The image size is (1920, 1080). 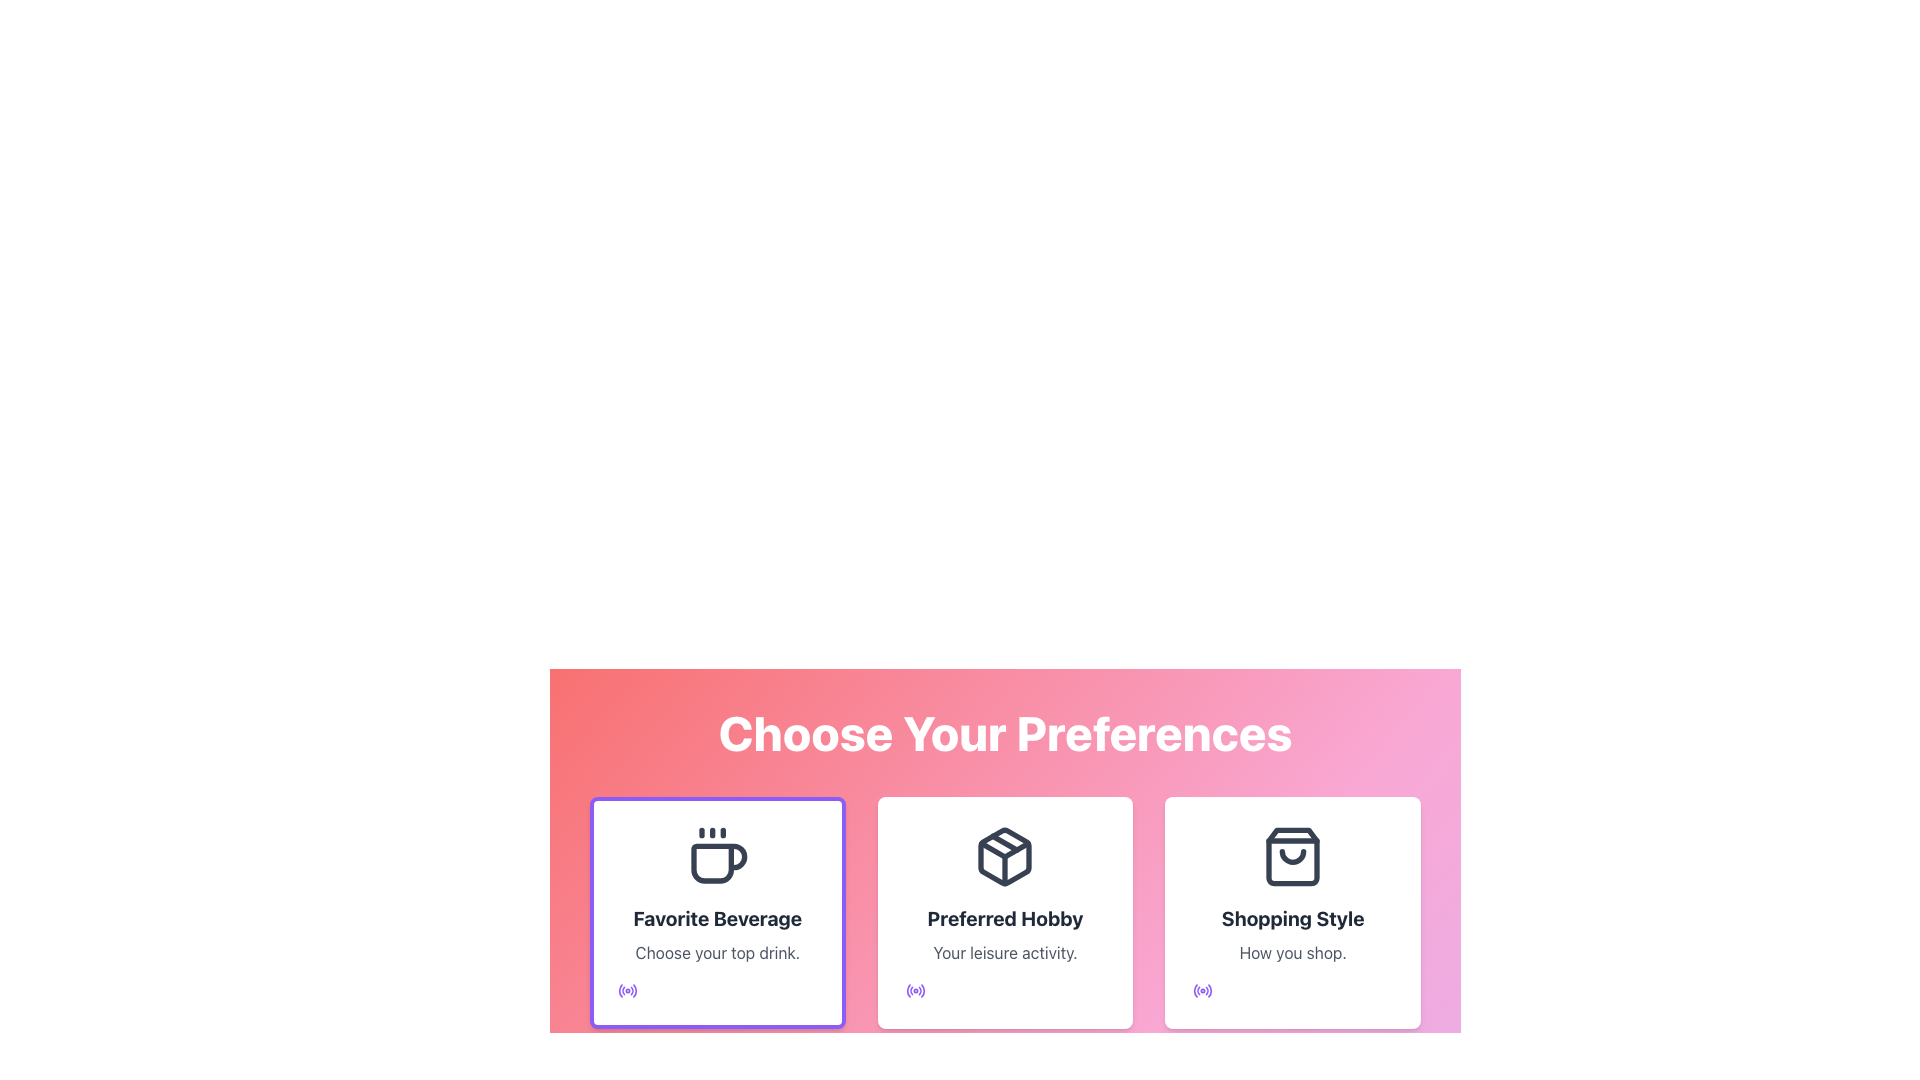 I want to click on the third selectable card in the shopping style selection interface, positioned on the far right of the grid layout, so click(x=1293, y=913).